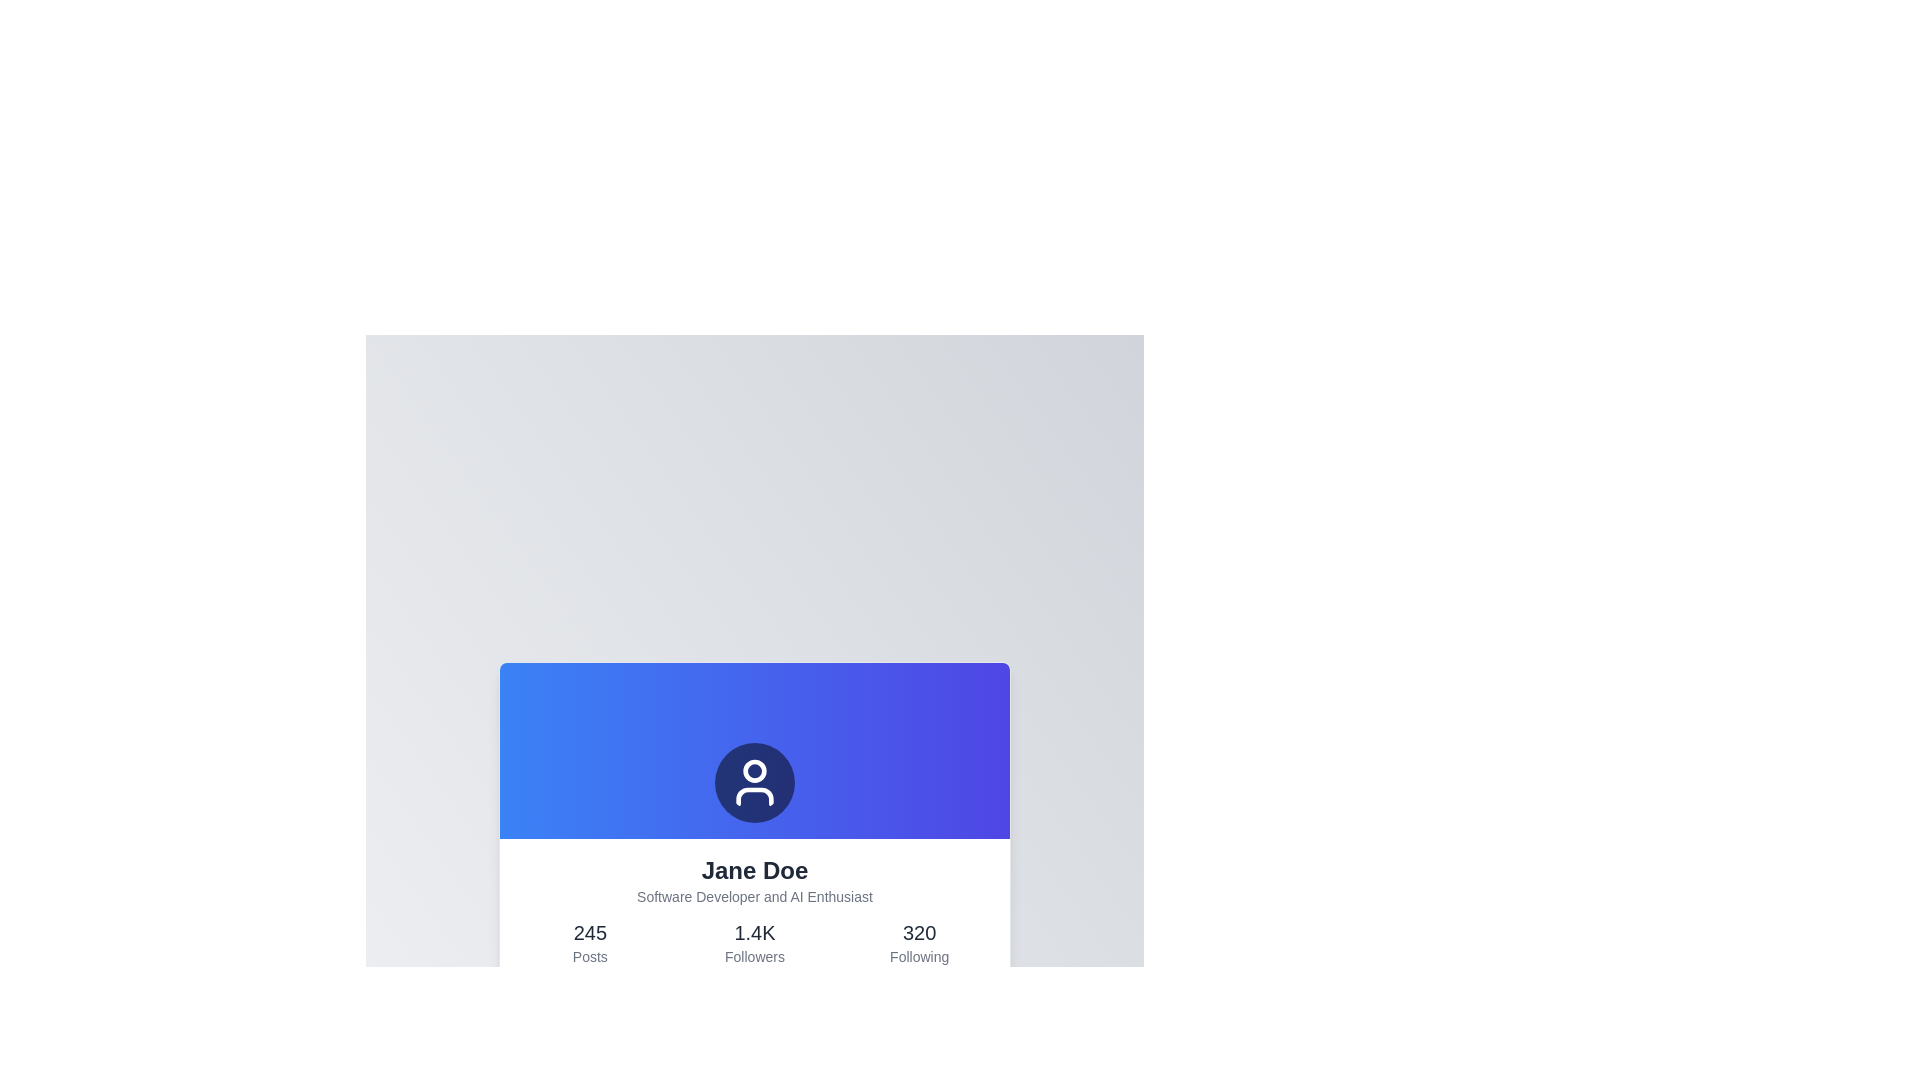  Describe the element at coordinates (753, 751) in the screenshot. I see `the user icon located at the center of the decorative header of the profile card` at that location.